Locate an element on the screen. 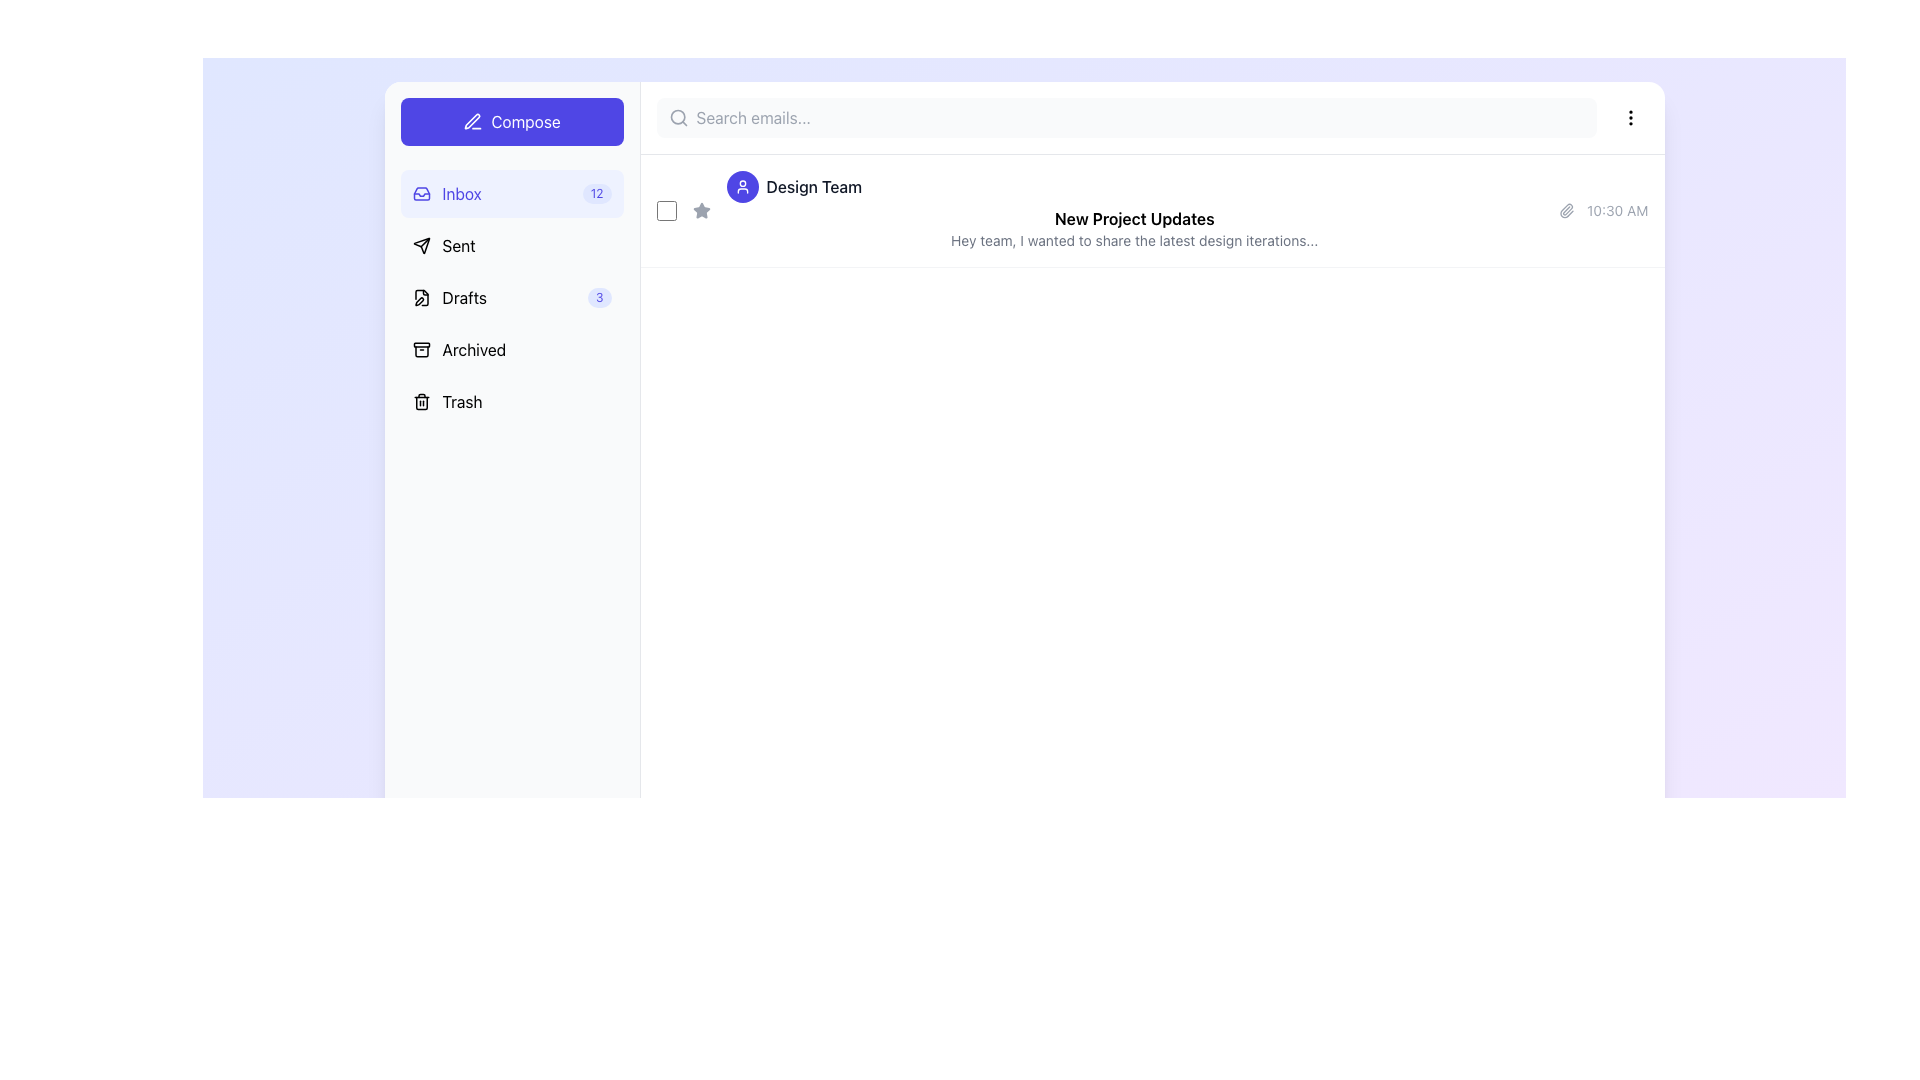 The width and height of the screenshot is (1920, 1080). the navigation button for 'Sent', which is the second item in the vertical list of menu items is located at coordinates (512, 245).